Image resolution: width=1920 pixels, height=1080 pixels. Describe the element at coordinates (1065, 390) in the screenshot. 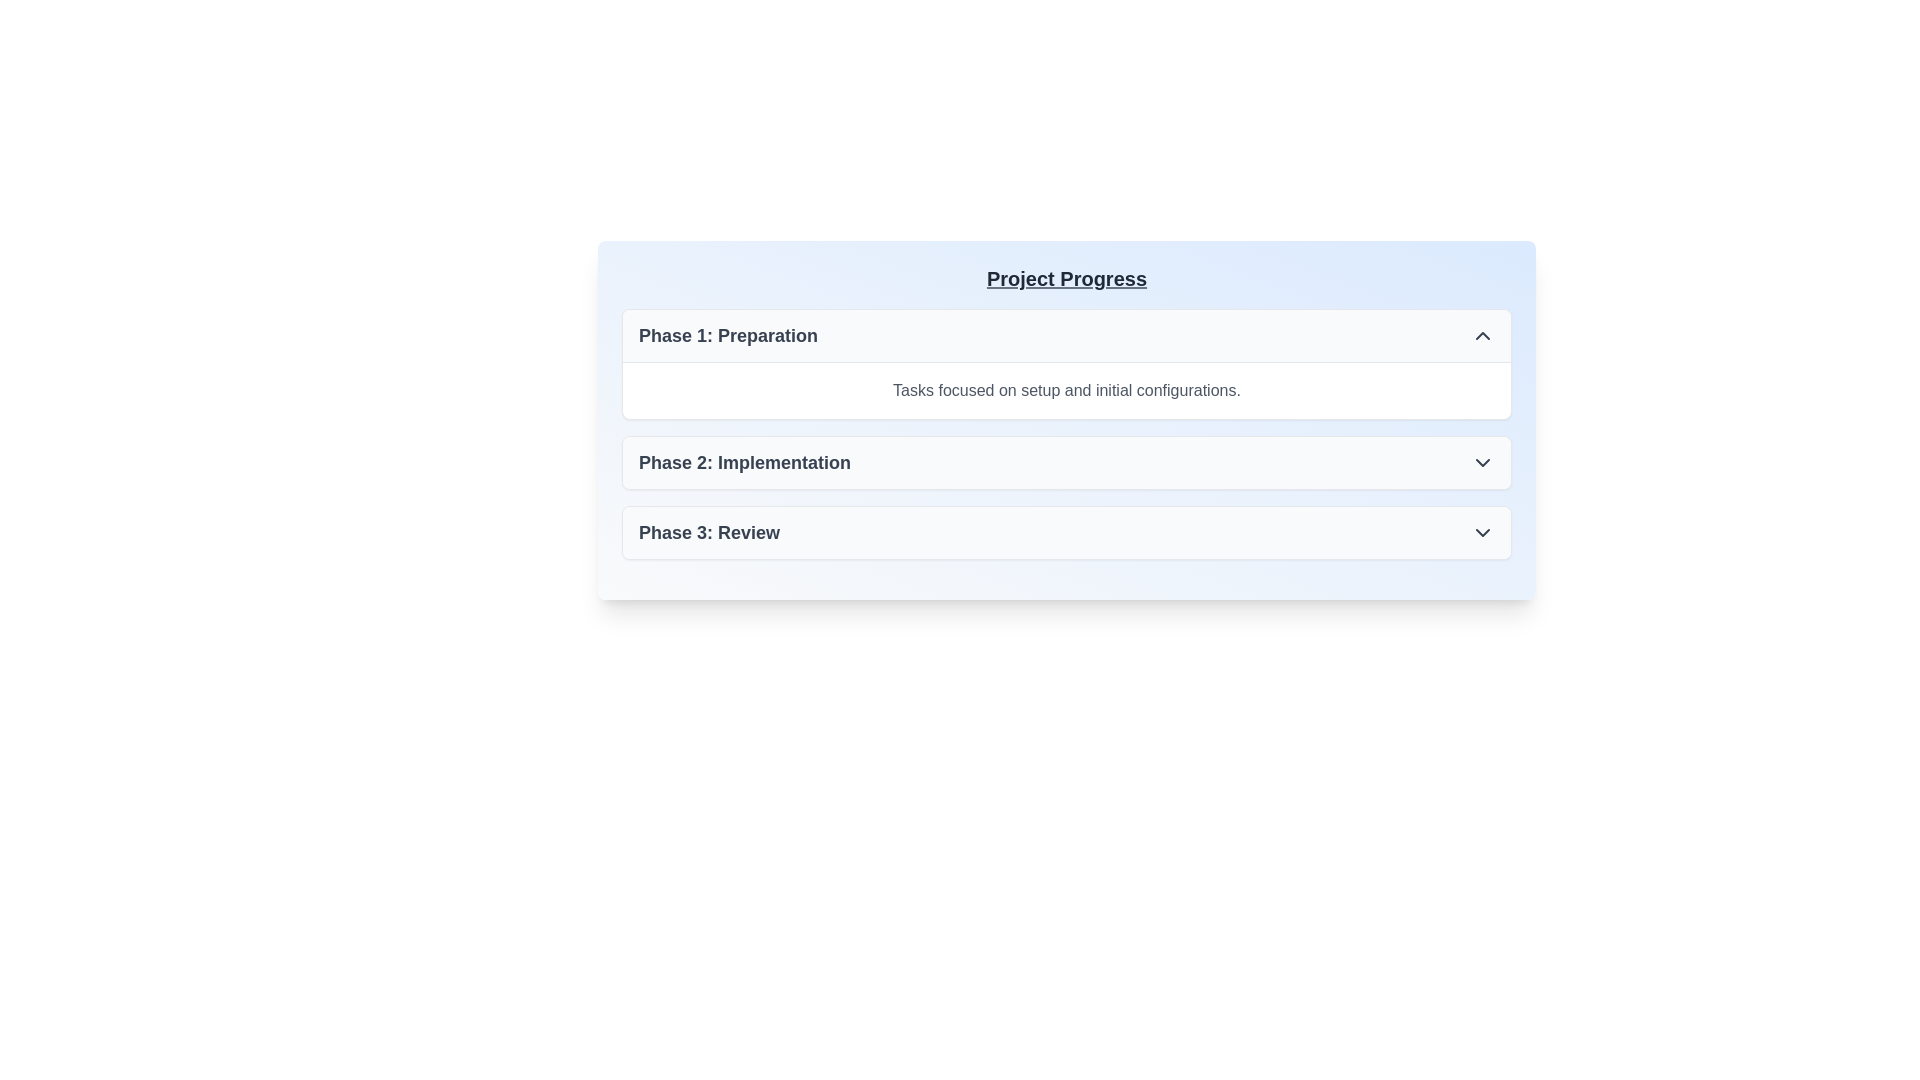

I see `the text label displaying 'Tasks focused on setup and initial configurations.' located below the heading 'Phase 1: Preparation' in the 'Project Progress' section` at that location.